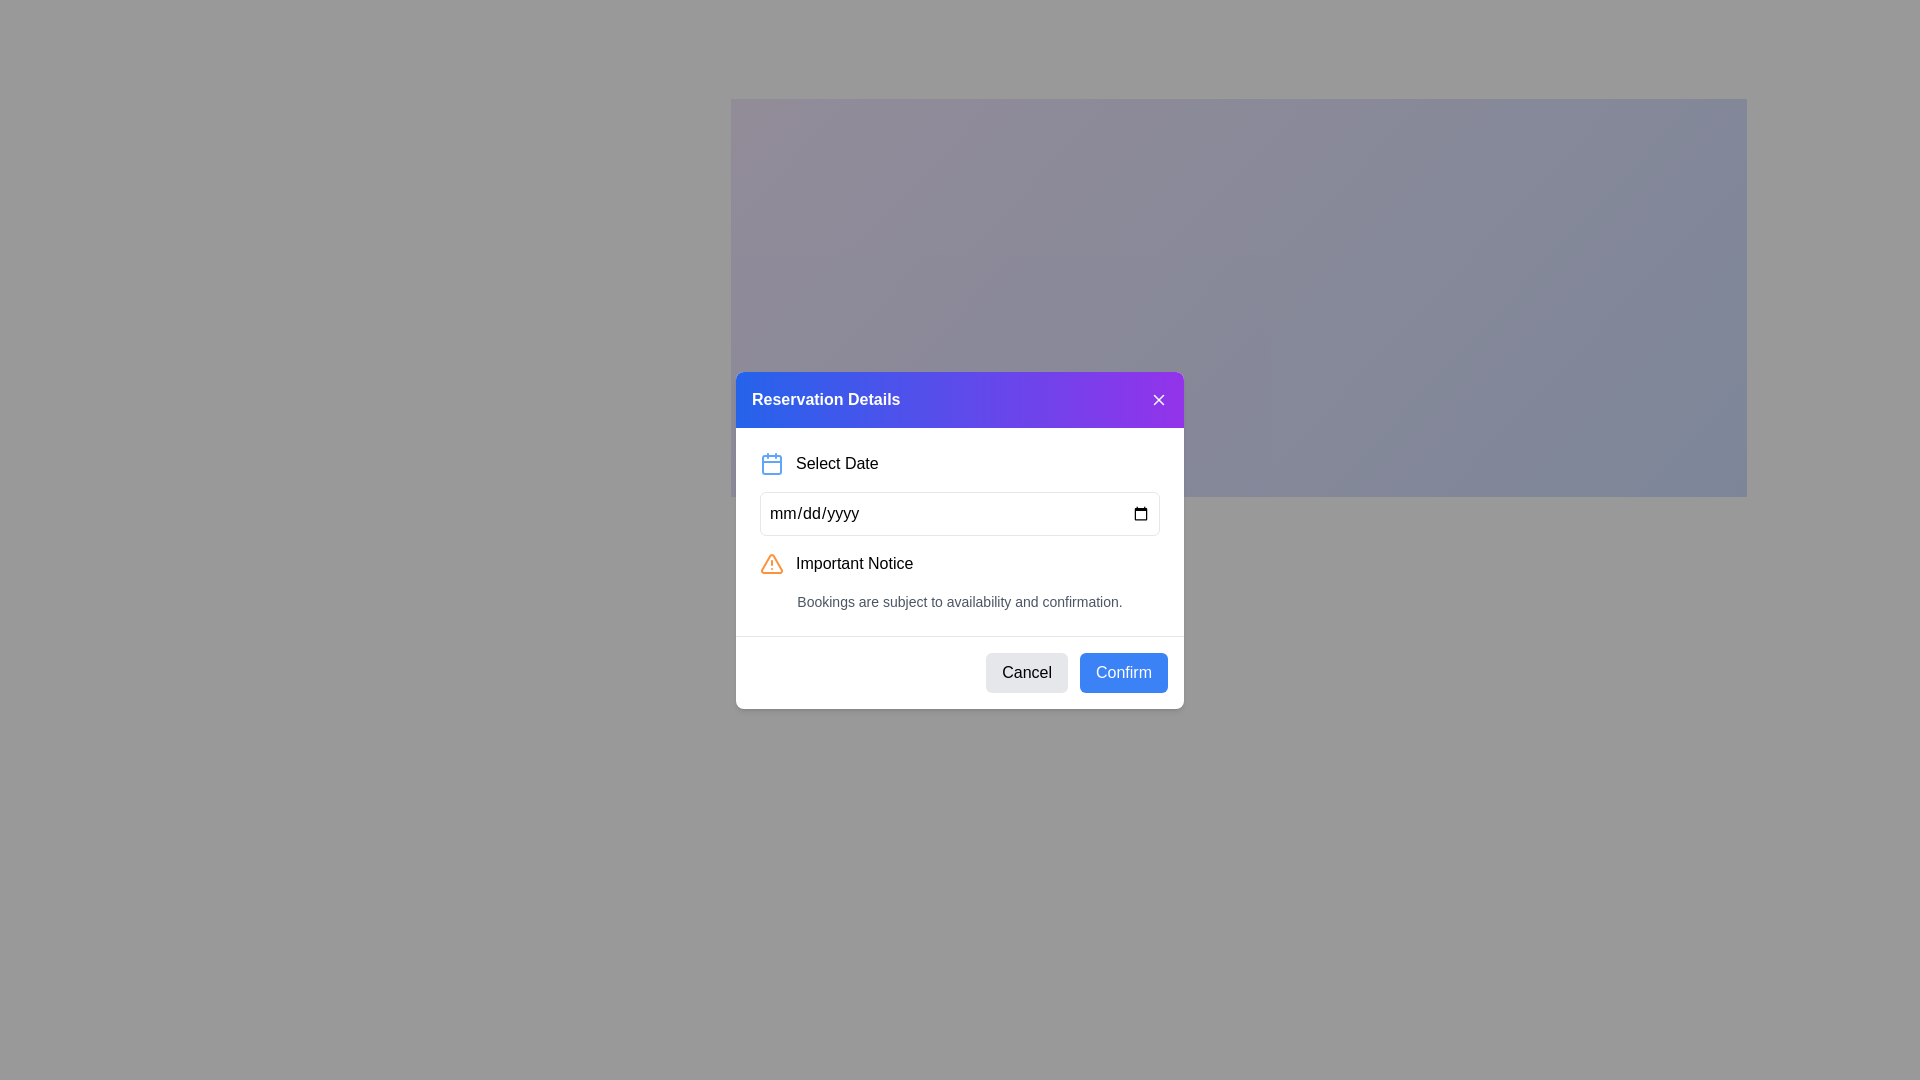 The width and height of the screenshot is (1920, 1080). I want to click on the Text Label indicating a warning or important information positioned below the 'Select Date' input field in the modal dialog box to check for additional information, so click(854, 563).